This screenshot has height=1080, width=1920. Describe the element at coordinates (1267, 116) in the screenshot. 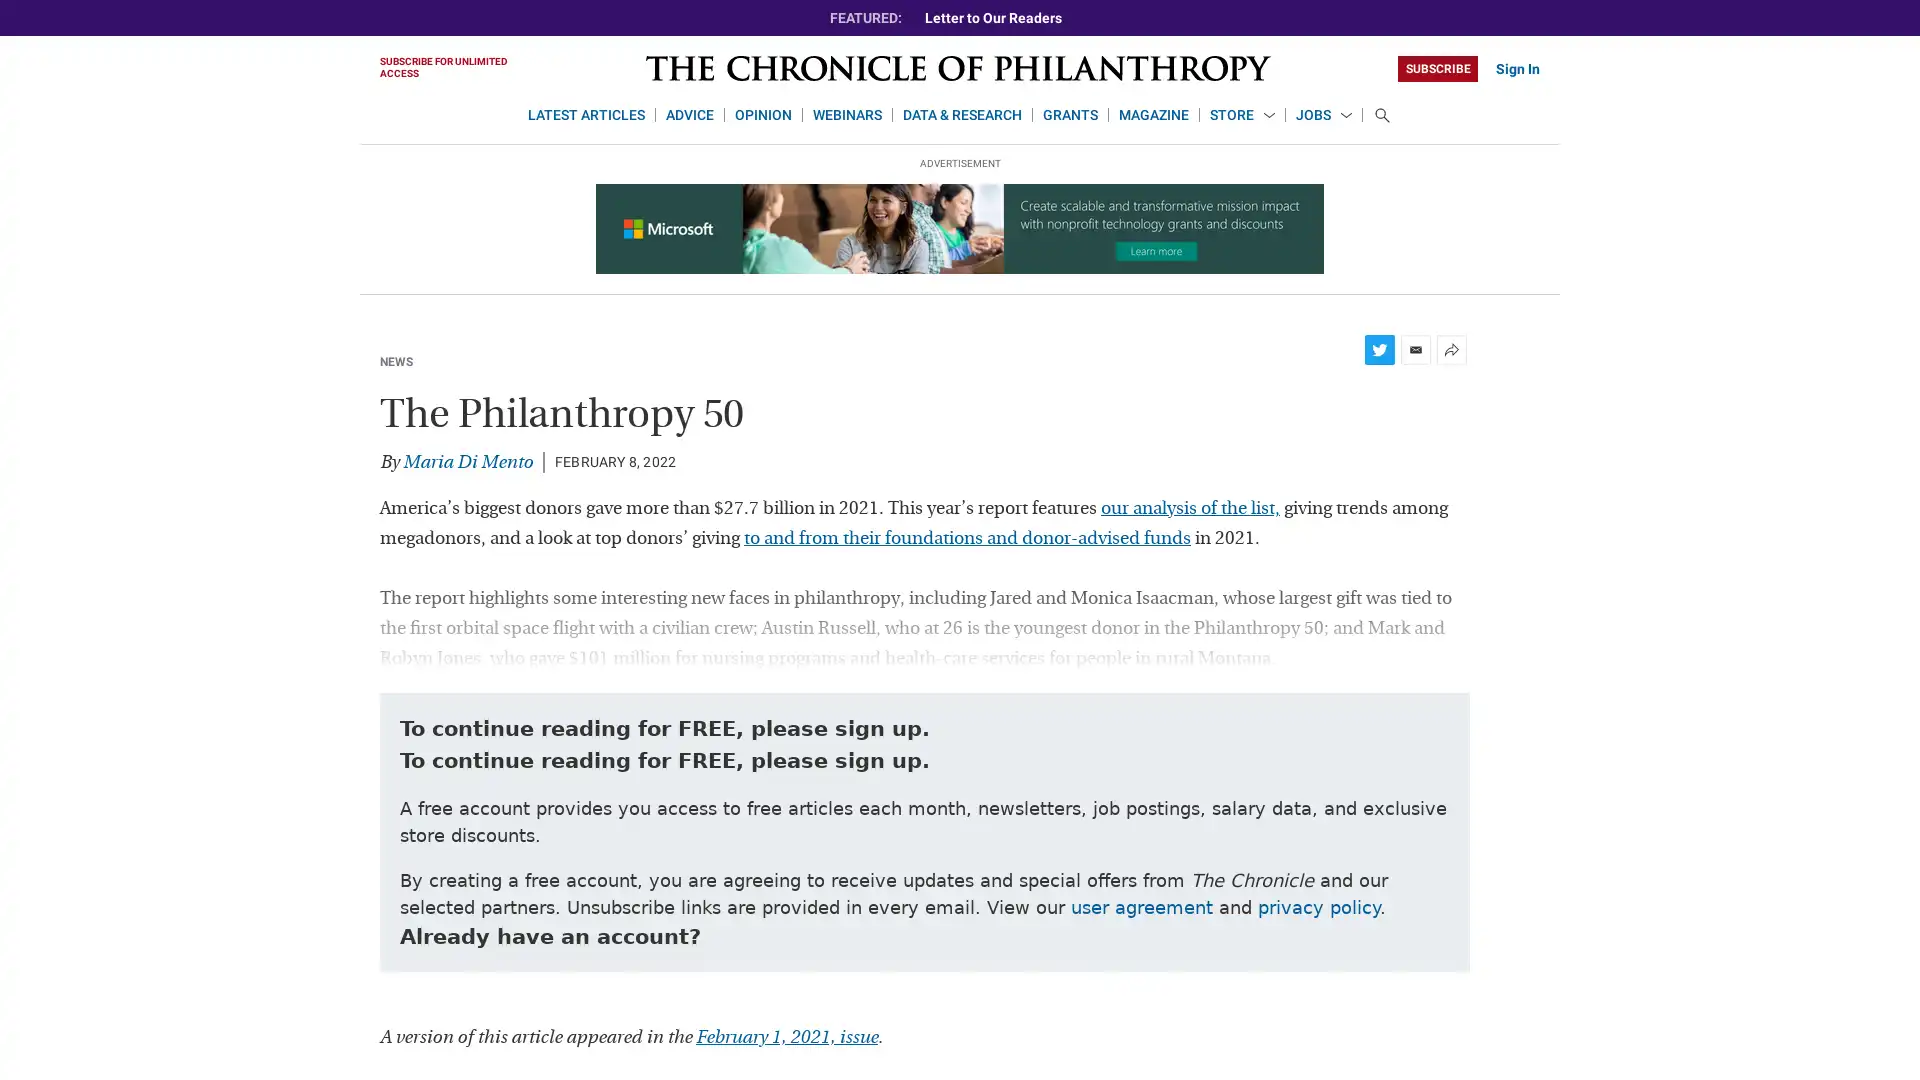

I see `Open Sub Navigation` at that location.